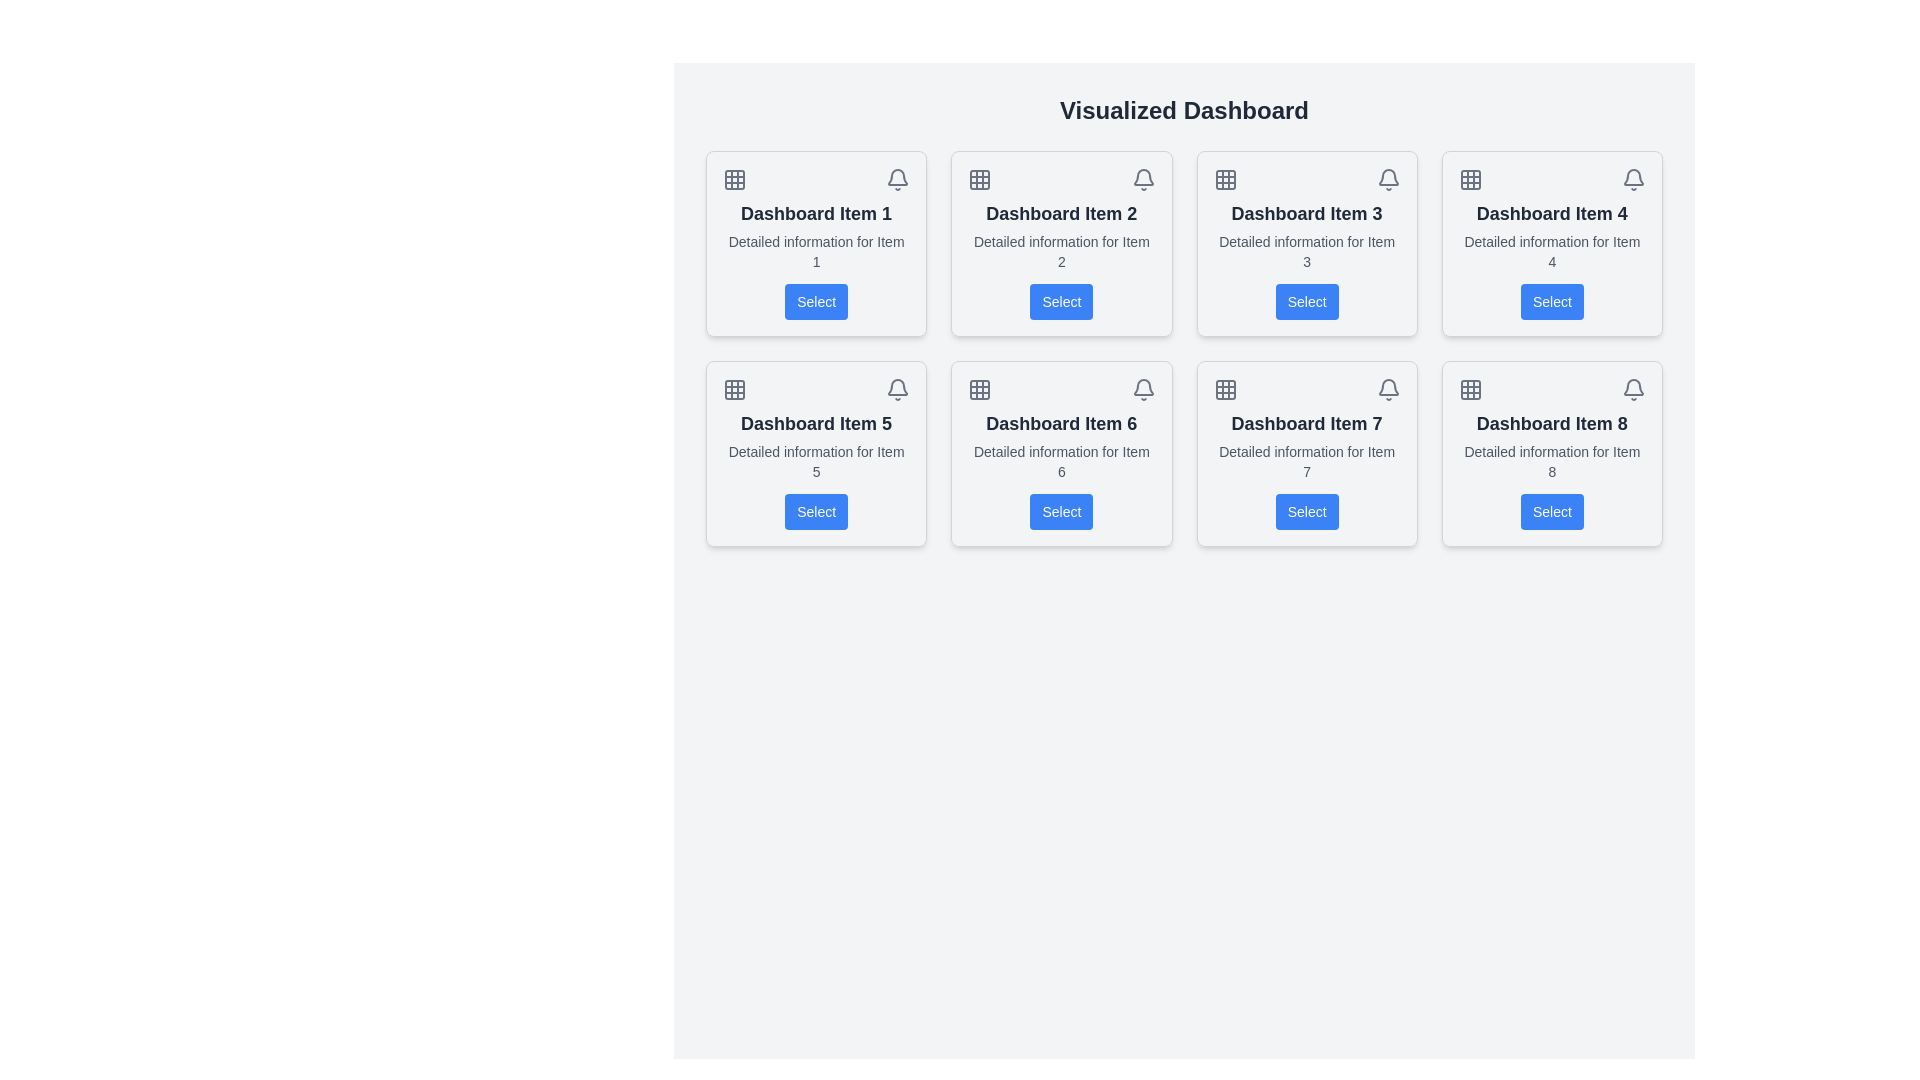 Image resolution: width=1920 pixels, height=1080 pixels. What do you see at coordinates (1551, 462) in the screenshot?
I see `the informational text in 'Dashboard Item 8' which is centrally aligned below the heading and above the 'Select' button` at bounding box center [1551, 462].